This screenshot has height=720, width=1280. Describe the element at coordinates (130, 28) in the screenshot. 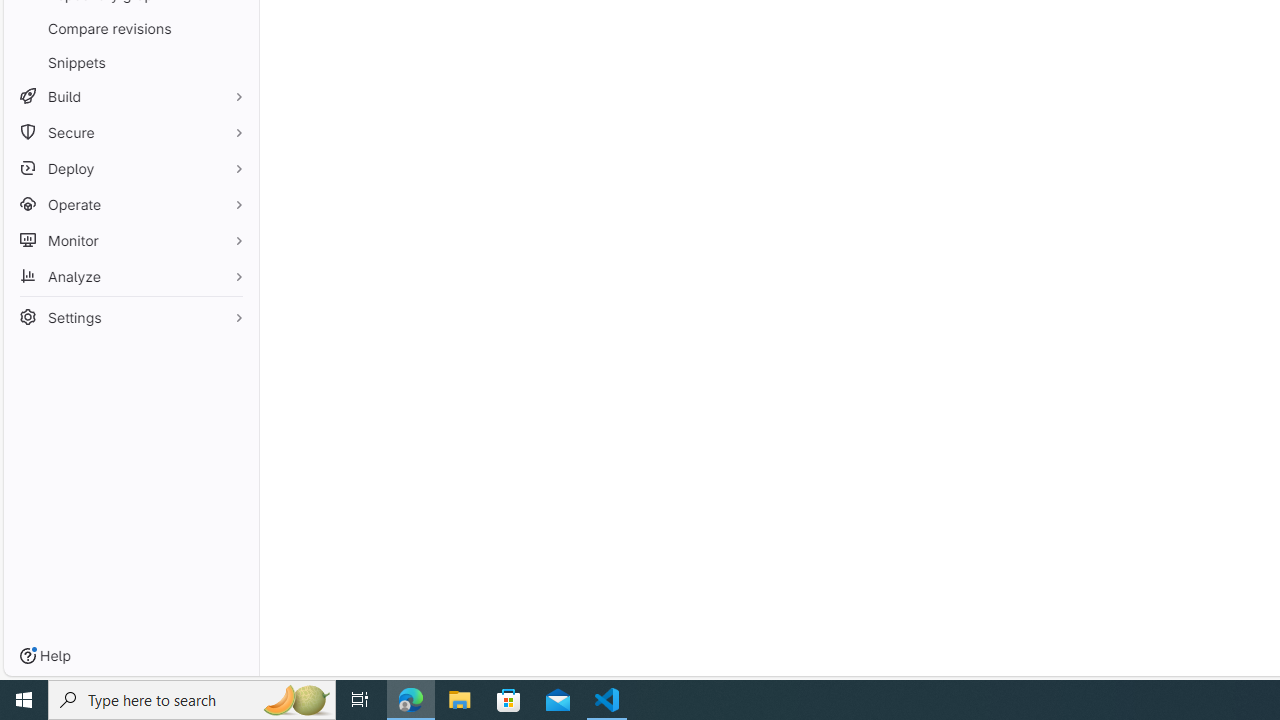

I see `'Compare revisions'` at that location.